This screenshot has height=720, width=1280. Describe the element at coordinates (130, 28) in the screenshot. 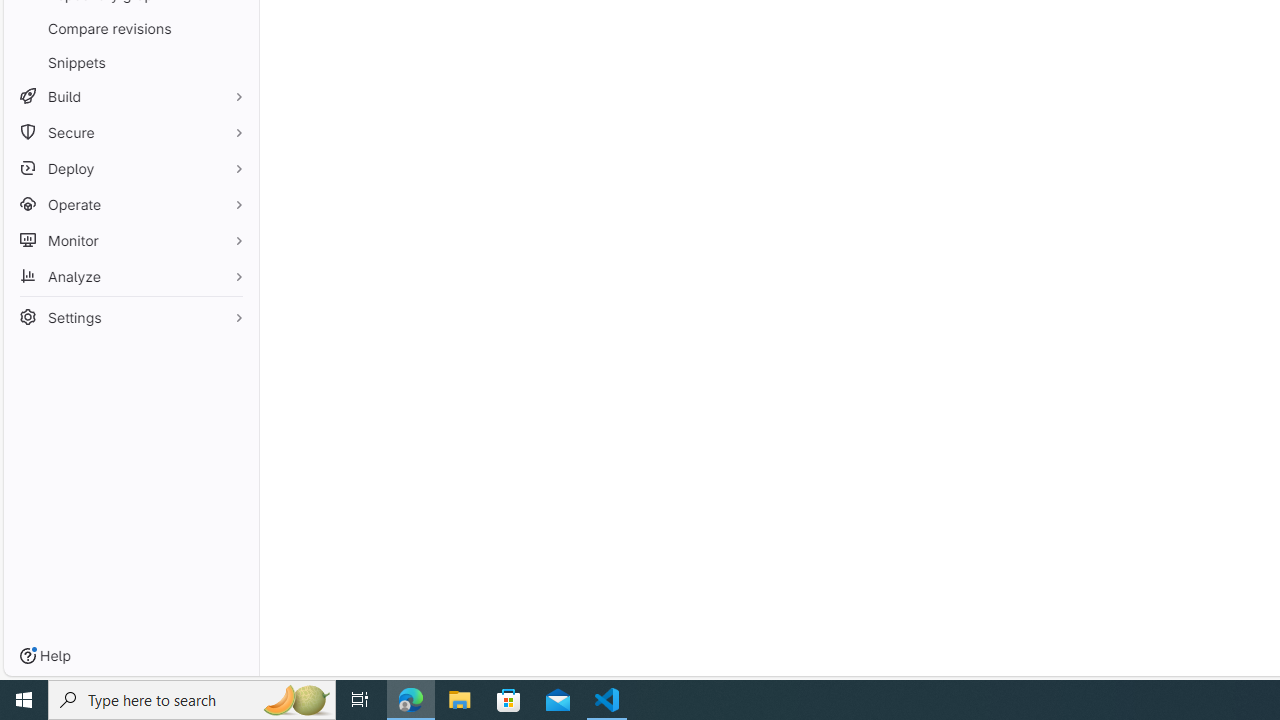

I see `'Compare revisions'` at that location.